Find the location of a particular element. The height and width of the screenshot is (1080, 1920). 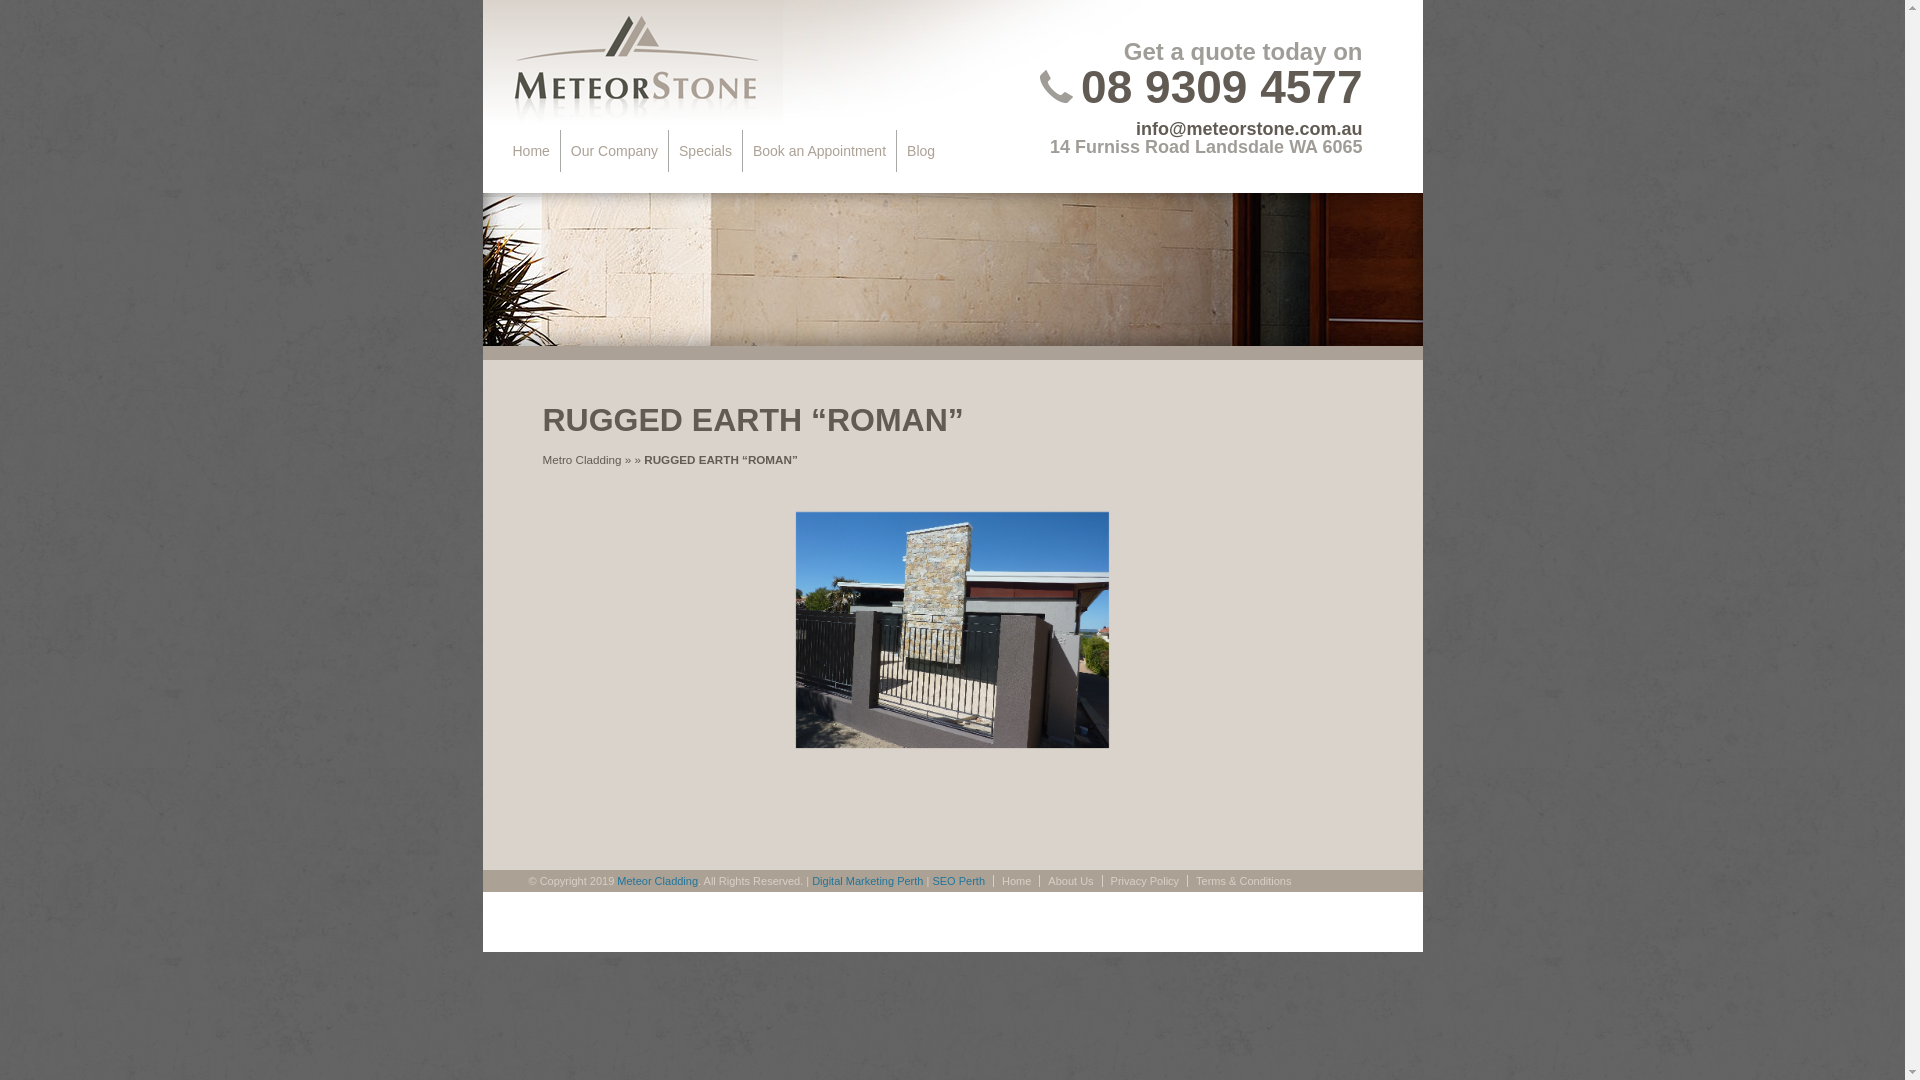

'Home' is located at coordinates (502, 149).